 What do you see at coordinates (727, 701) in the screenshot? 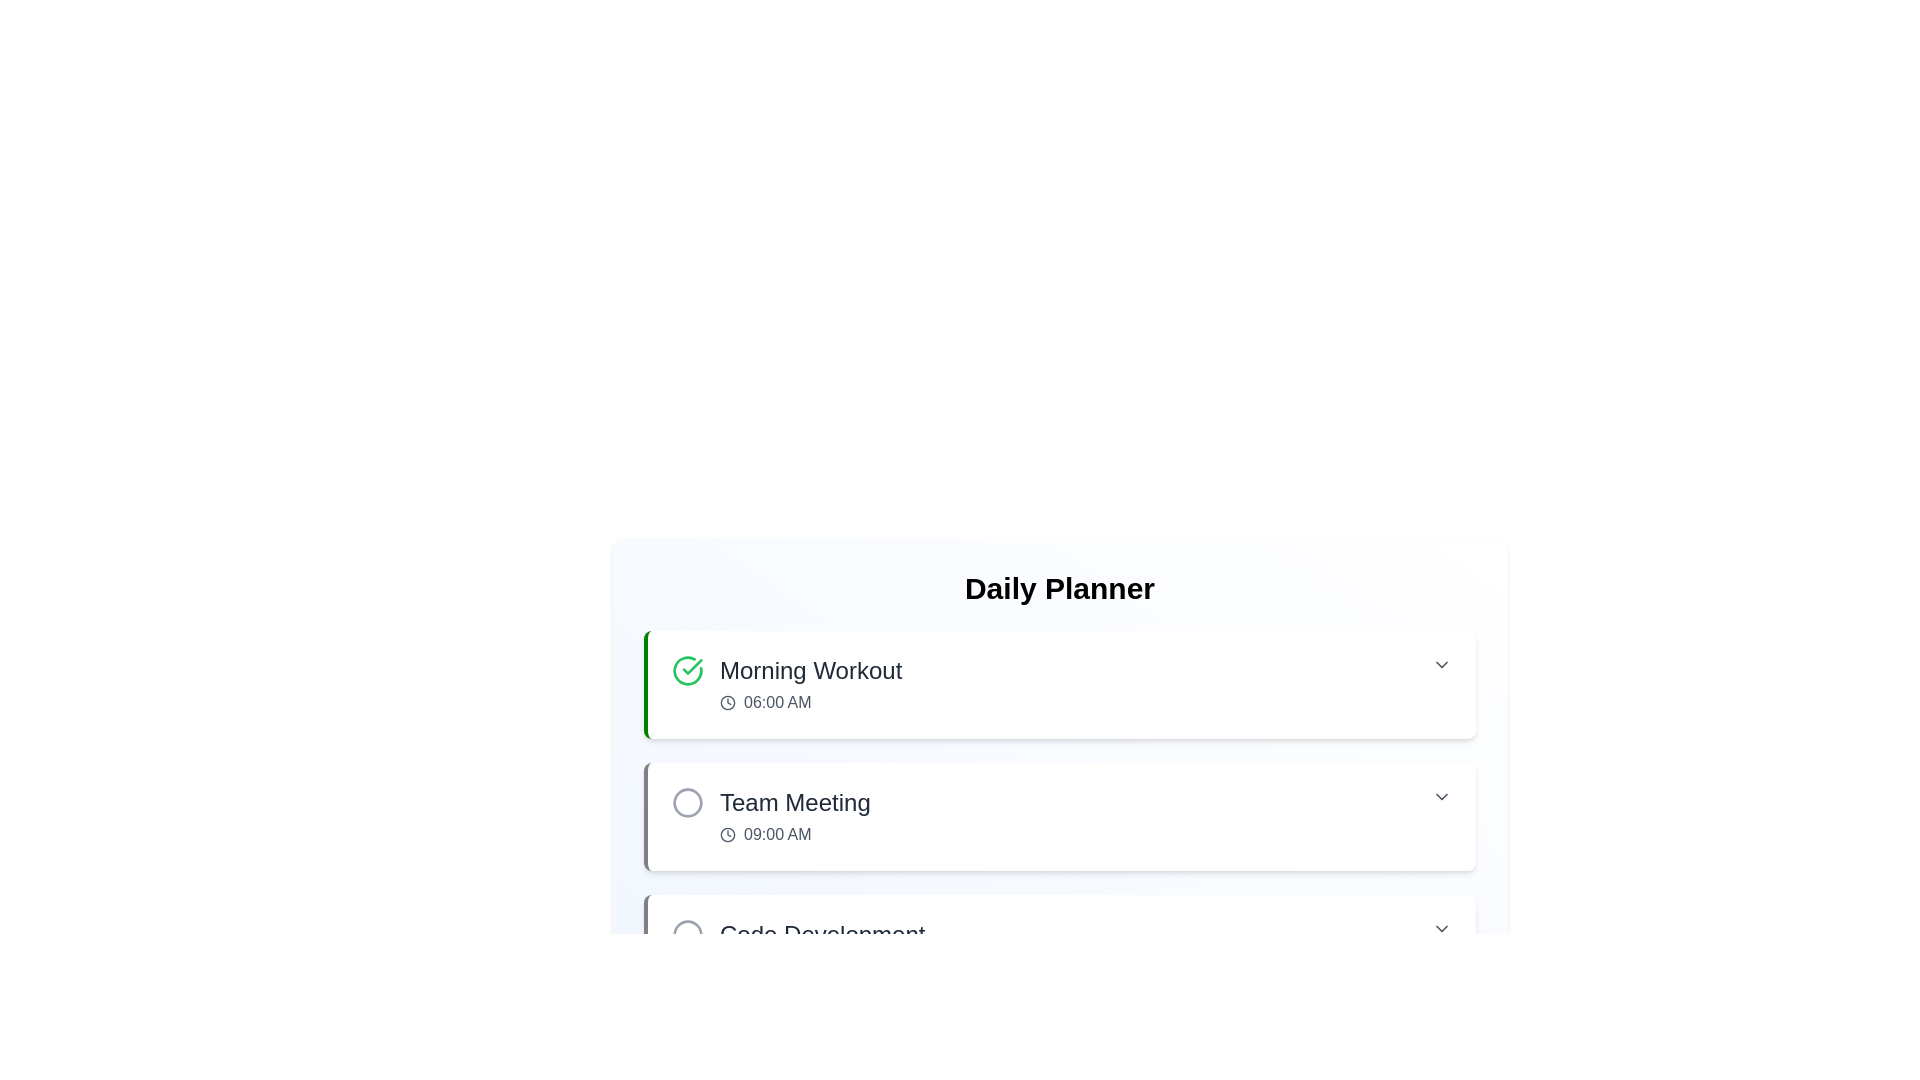
I see `the small circular clock icon located to the left of the text '06:00 AM' in the Daily Planner section` at bounding box center [727, 701].